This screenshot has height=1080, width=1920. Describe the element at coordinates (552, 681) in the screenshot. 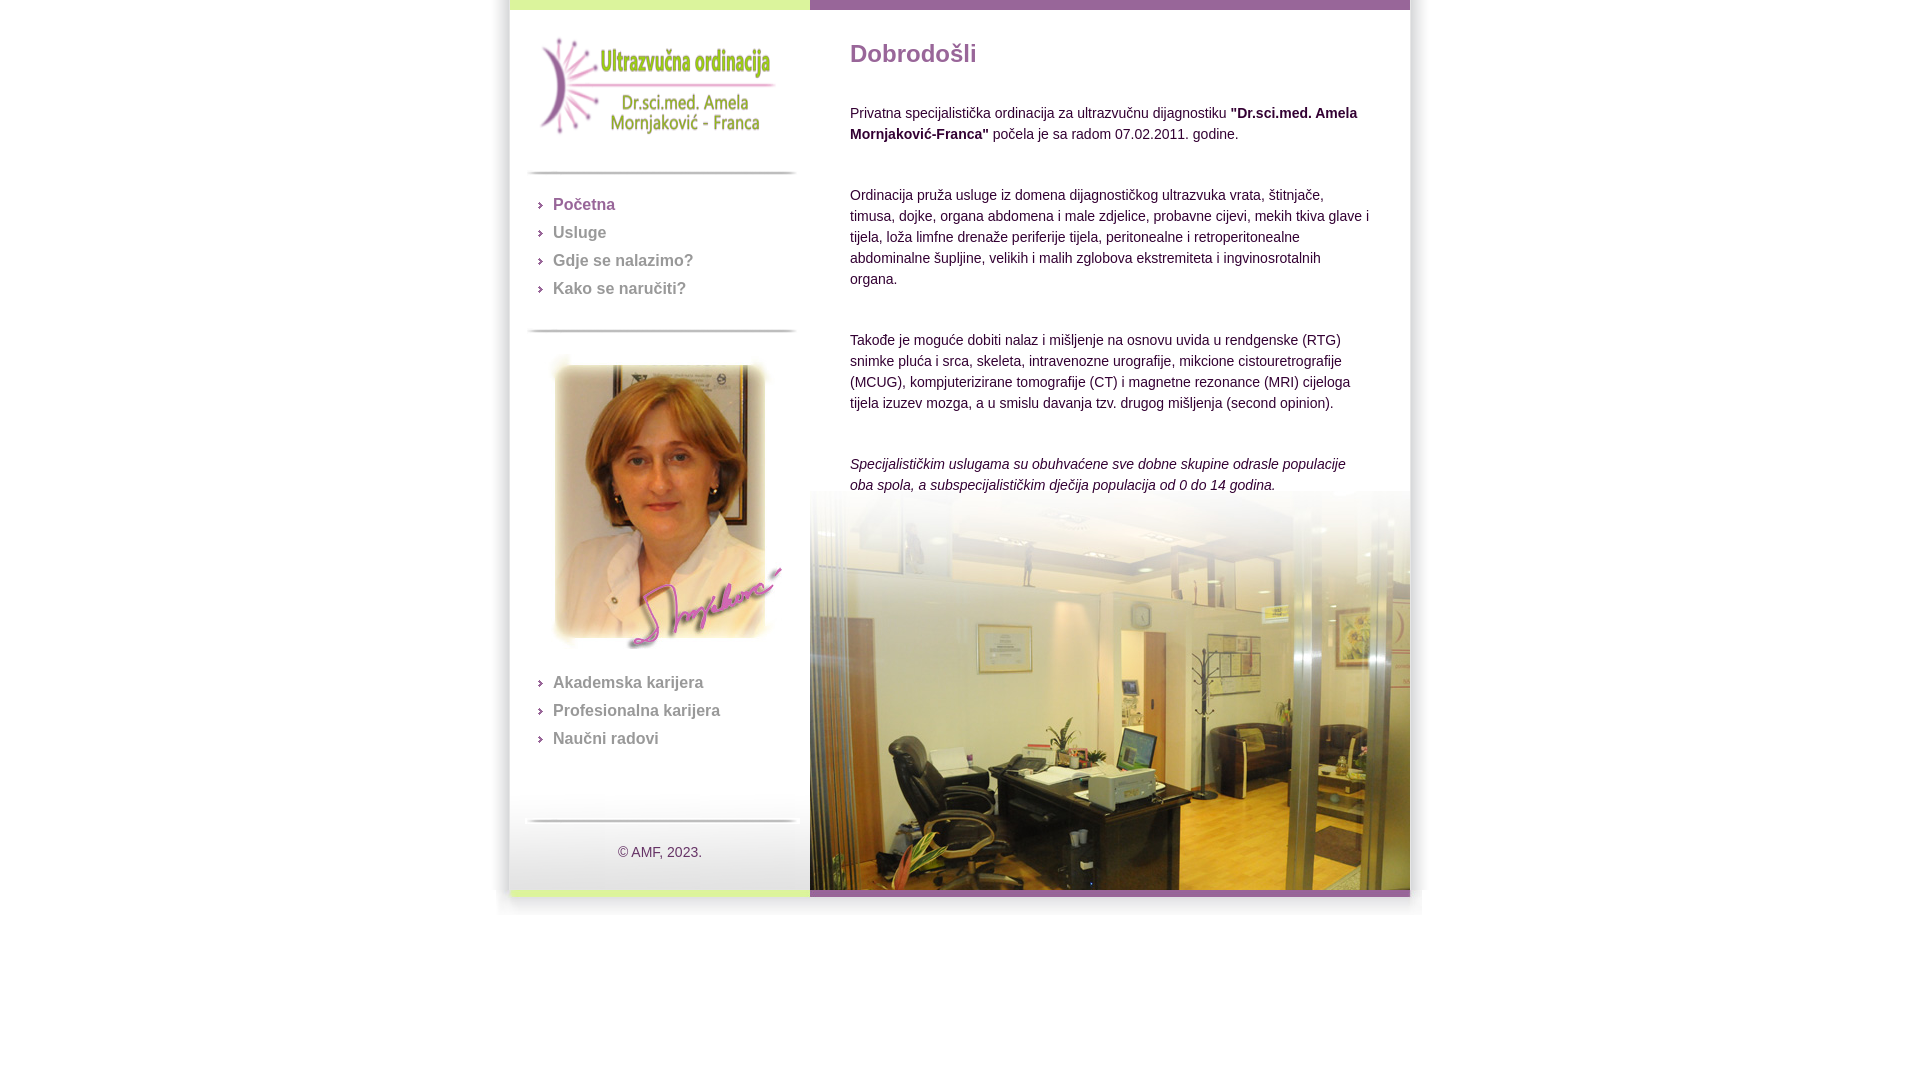

I see `'Akademska karijera'` at that location.